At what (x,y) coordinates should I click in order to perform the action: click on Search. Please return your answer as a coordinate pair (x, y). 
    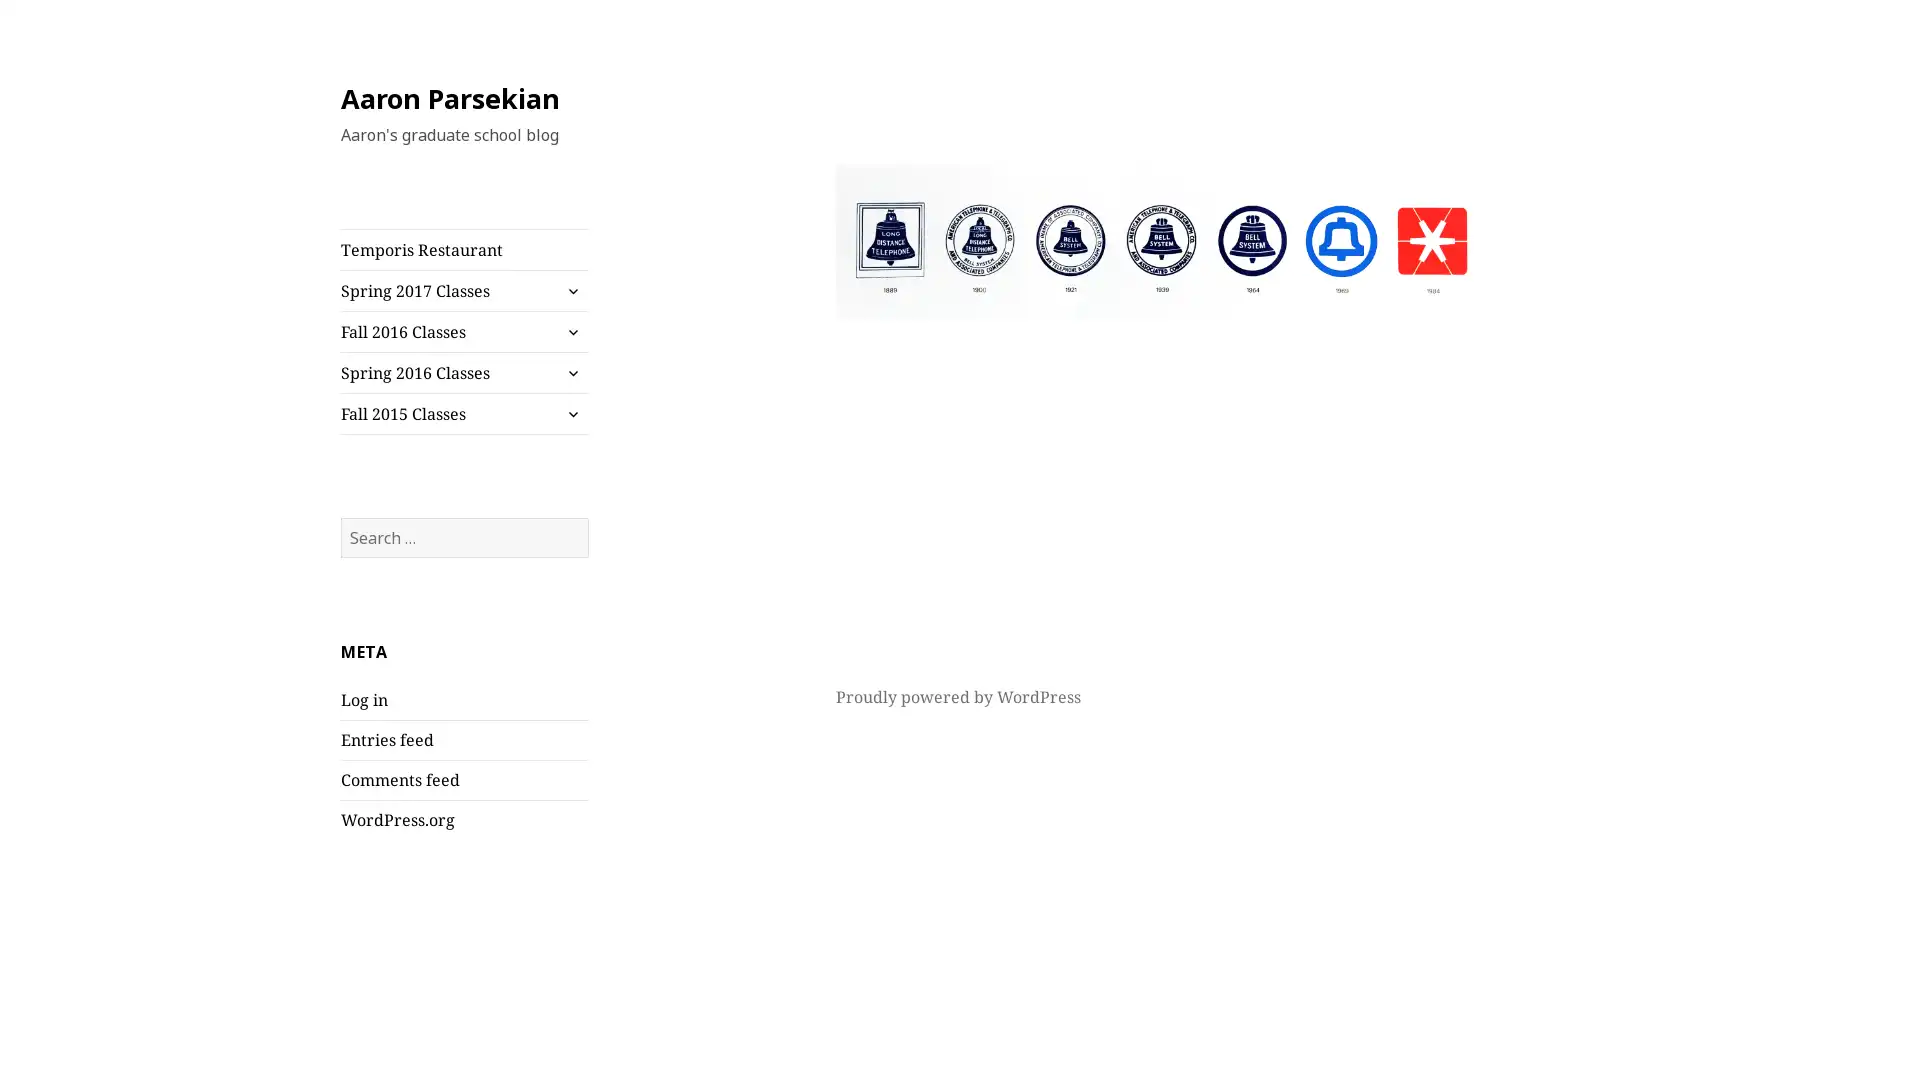
    Looking at the image, I should click on (586, 515).